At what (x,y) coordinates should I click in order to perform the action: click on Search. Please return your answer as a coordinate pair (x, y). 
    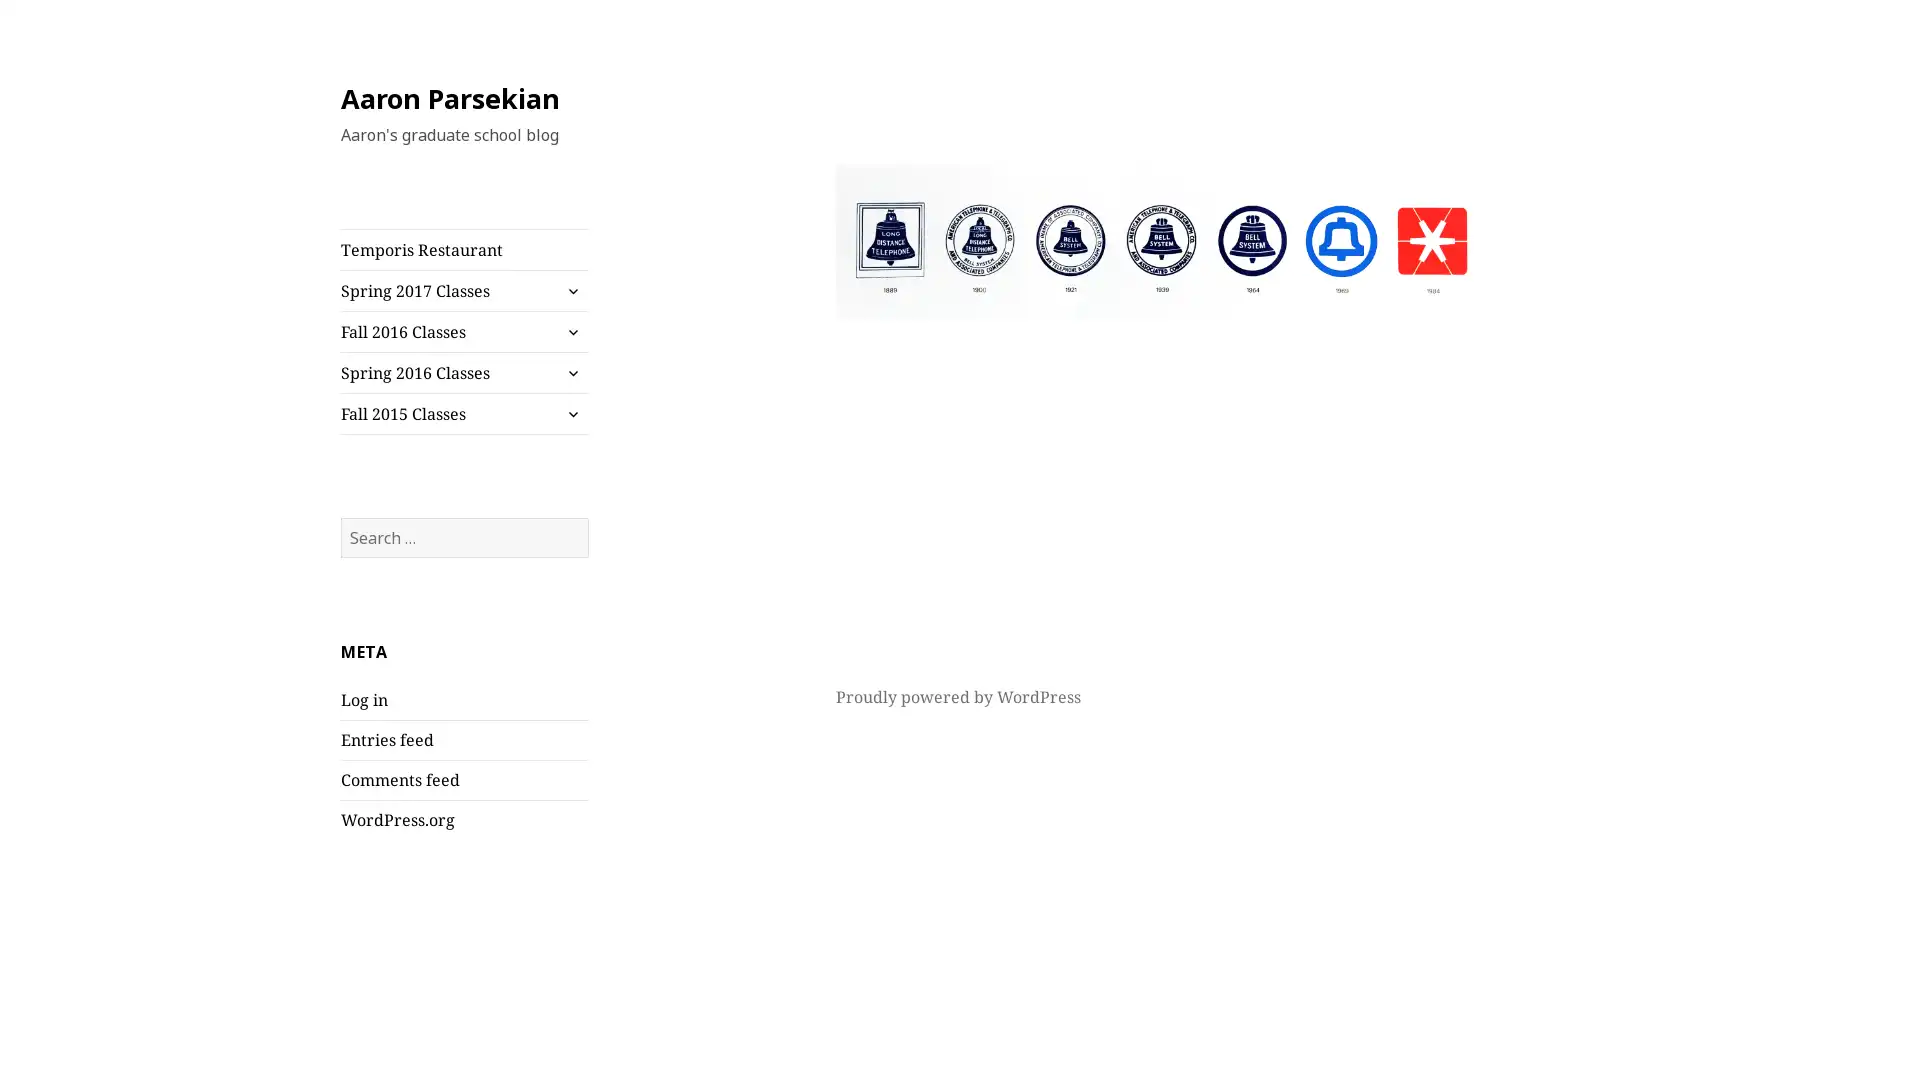
    Looking at the image, I should click on (586, 515).